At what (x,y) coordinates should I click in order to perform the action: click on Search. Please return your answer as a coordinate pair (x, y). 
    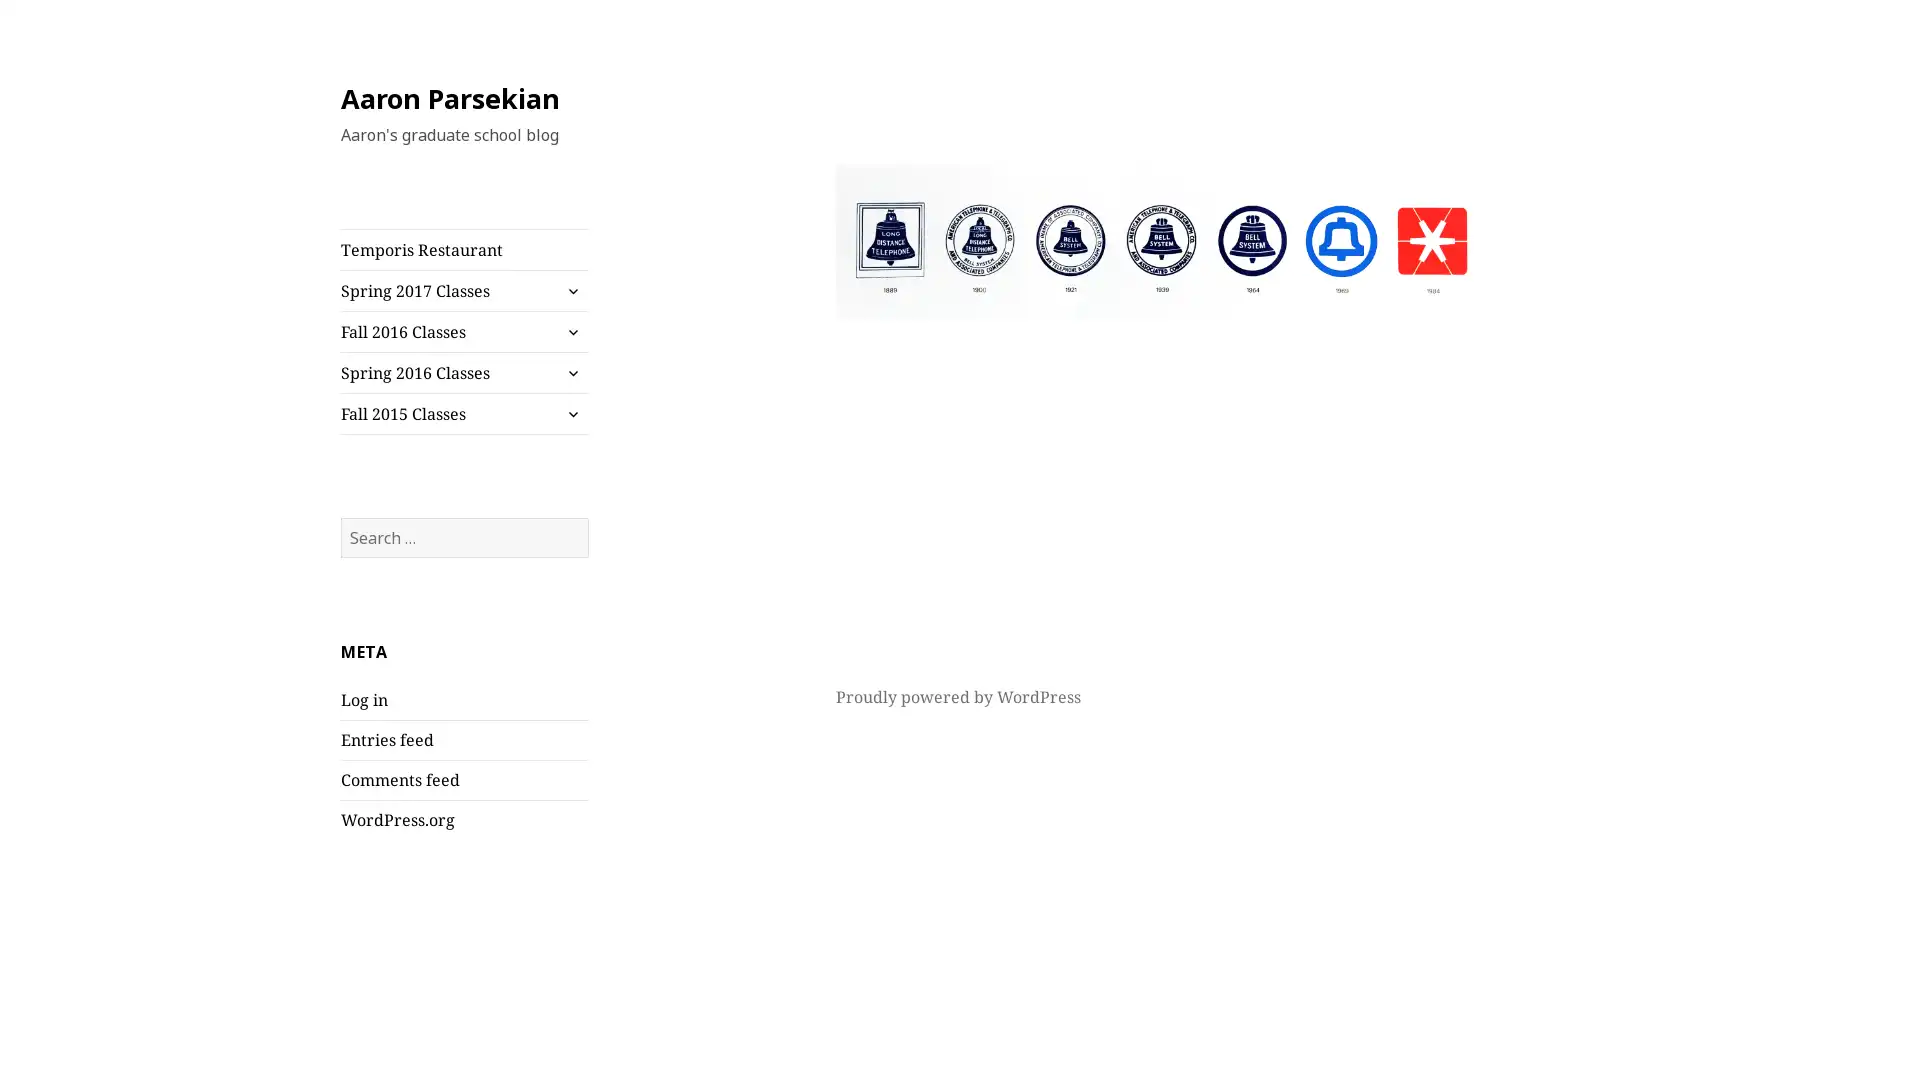
    Looking at the image, I should click on (586, 515).